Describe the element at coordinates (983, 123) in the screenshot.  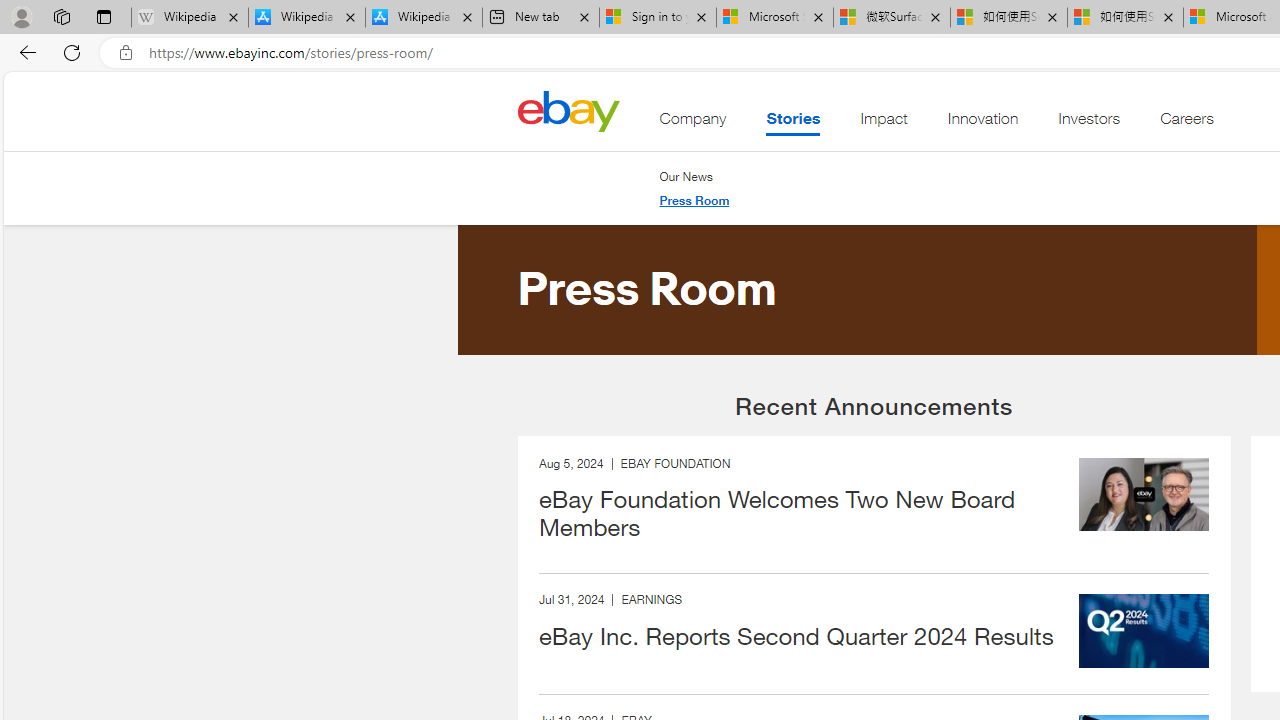
I see `'Innovation'` at that location.